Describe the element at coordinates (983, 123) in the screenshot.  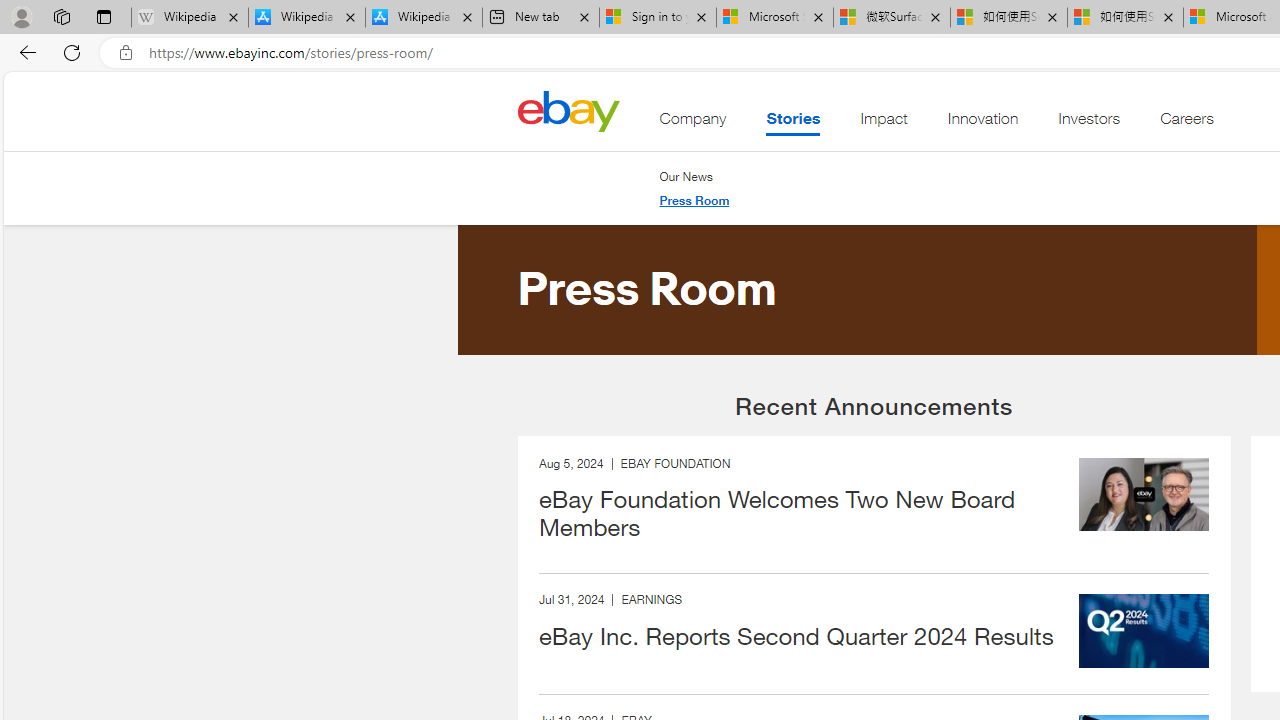
I see `'Innovation'` at that location.